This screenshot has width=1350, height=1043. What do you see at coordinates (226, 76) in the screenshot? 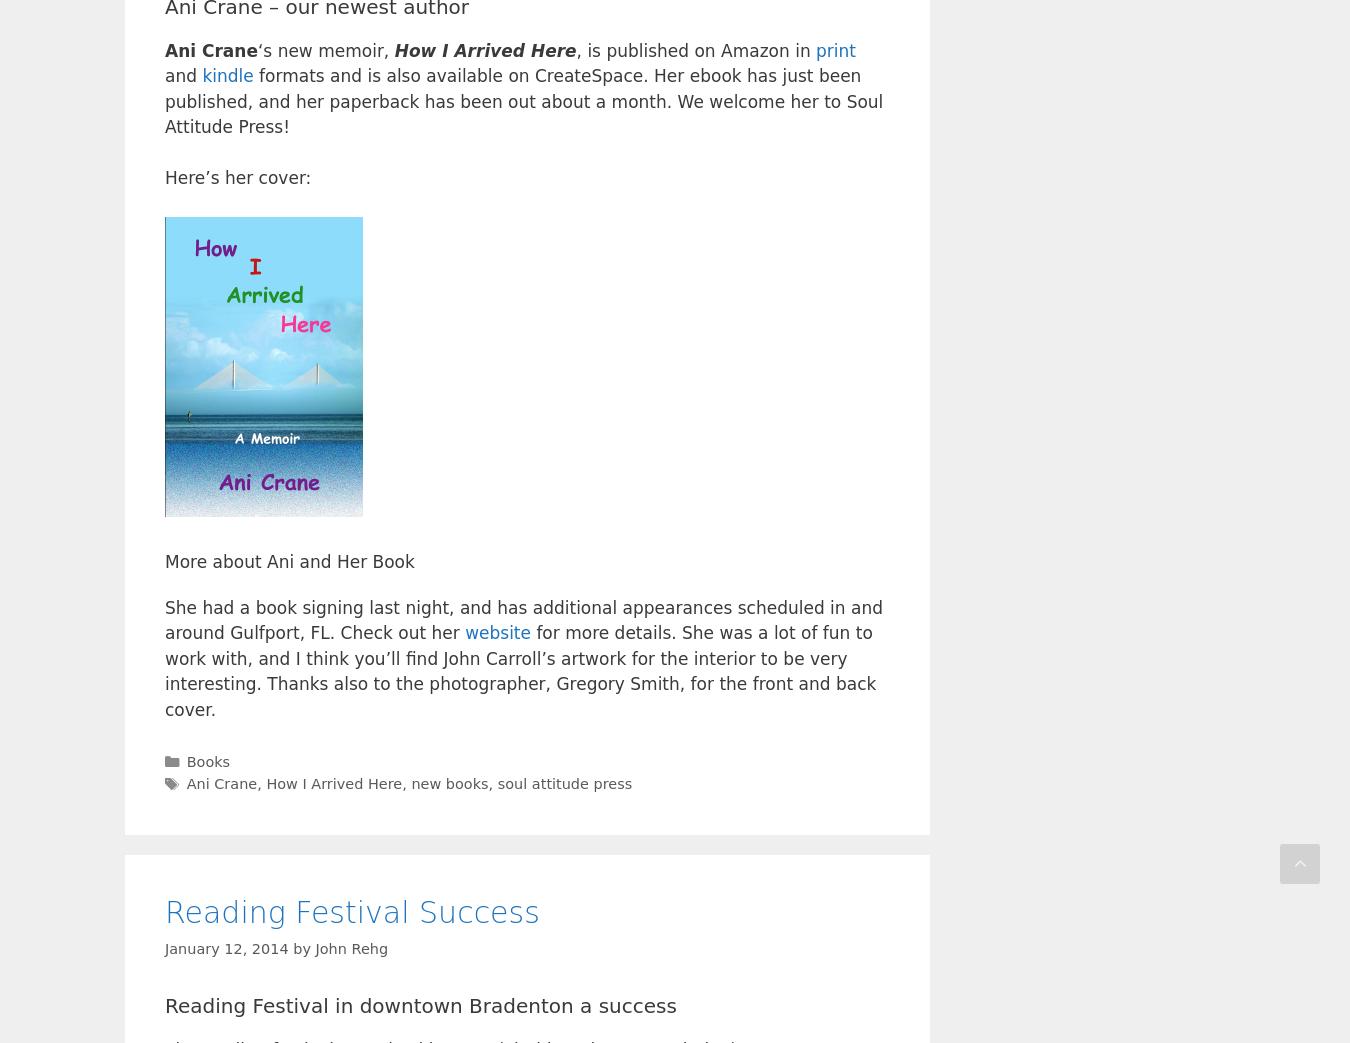
I see `'kindle'` at bounding box center [226, 76].